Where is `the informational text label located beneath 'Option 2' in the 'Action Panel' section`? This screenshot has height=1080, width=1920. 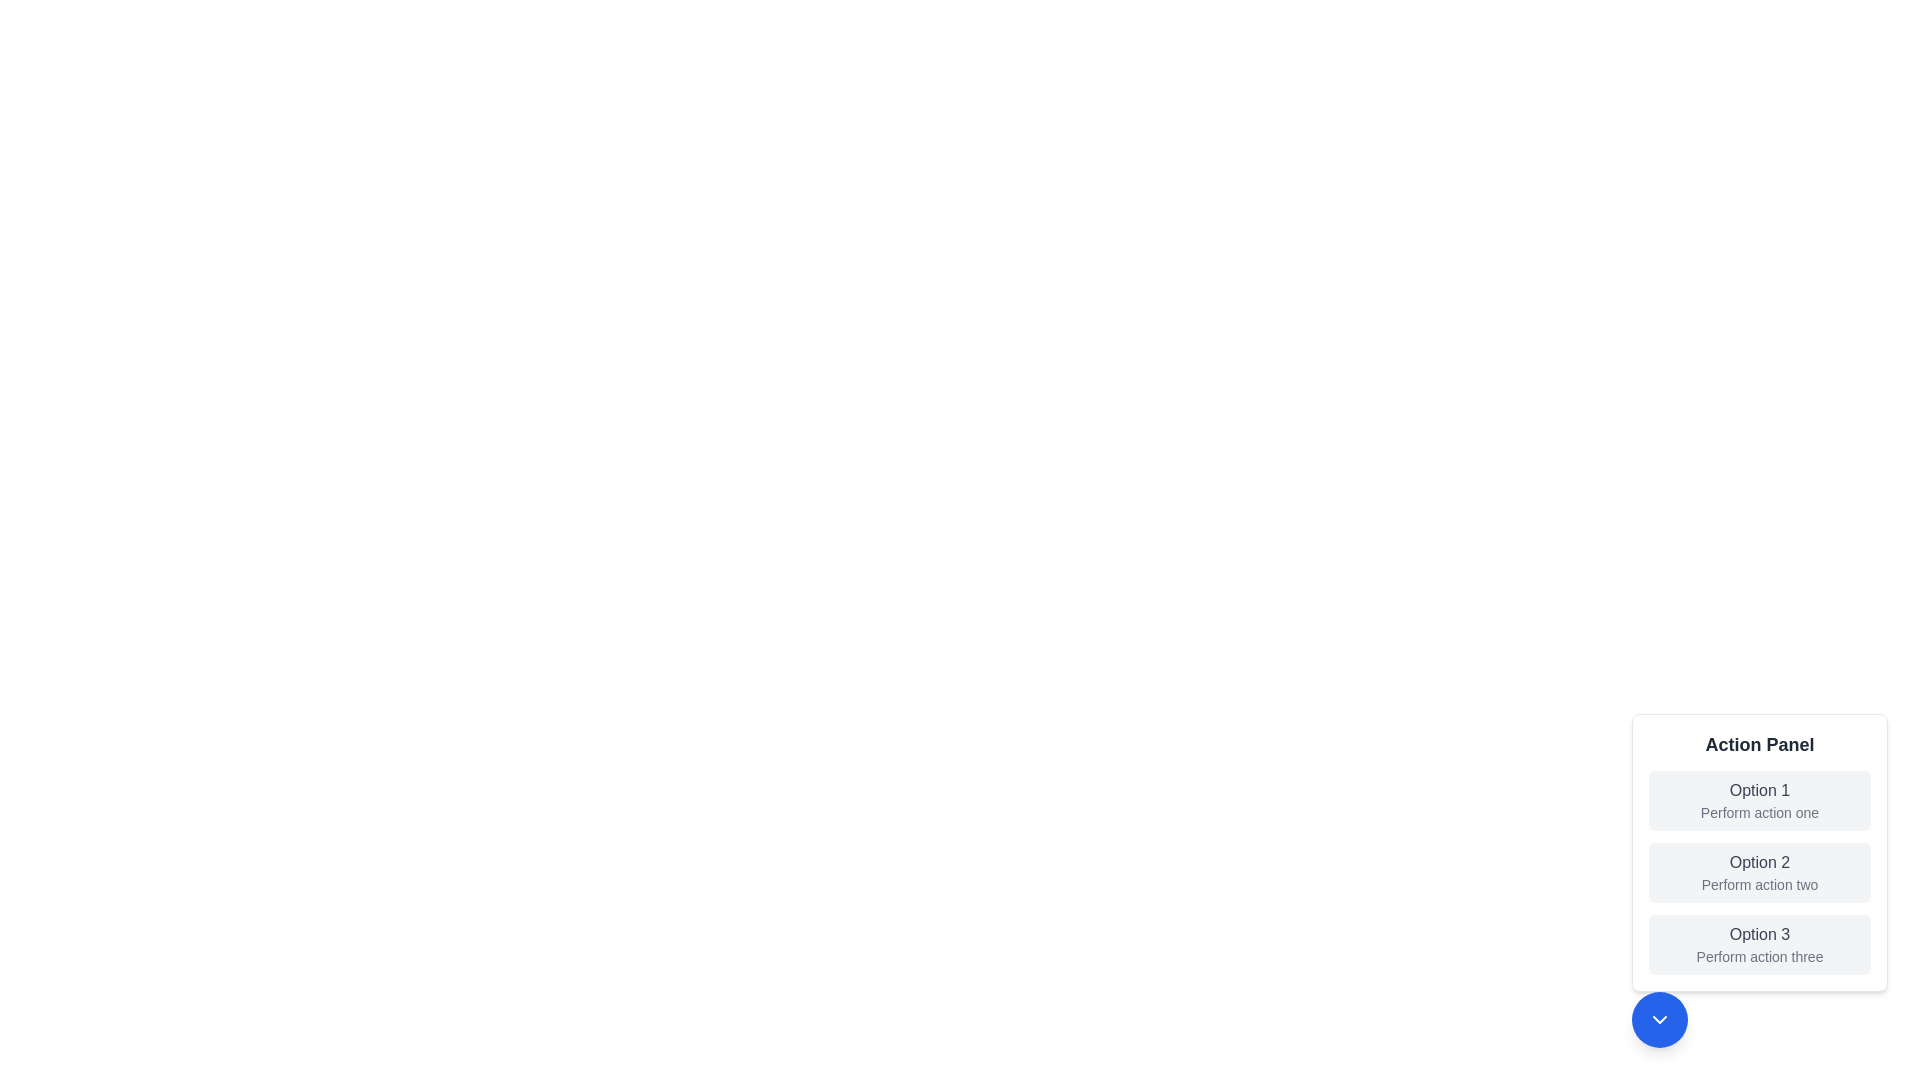 the informational text label located beneath 'Option 2' in the 'Action Panel' section is located at coordinates (1760, 883).